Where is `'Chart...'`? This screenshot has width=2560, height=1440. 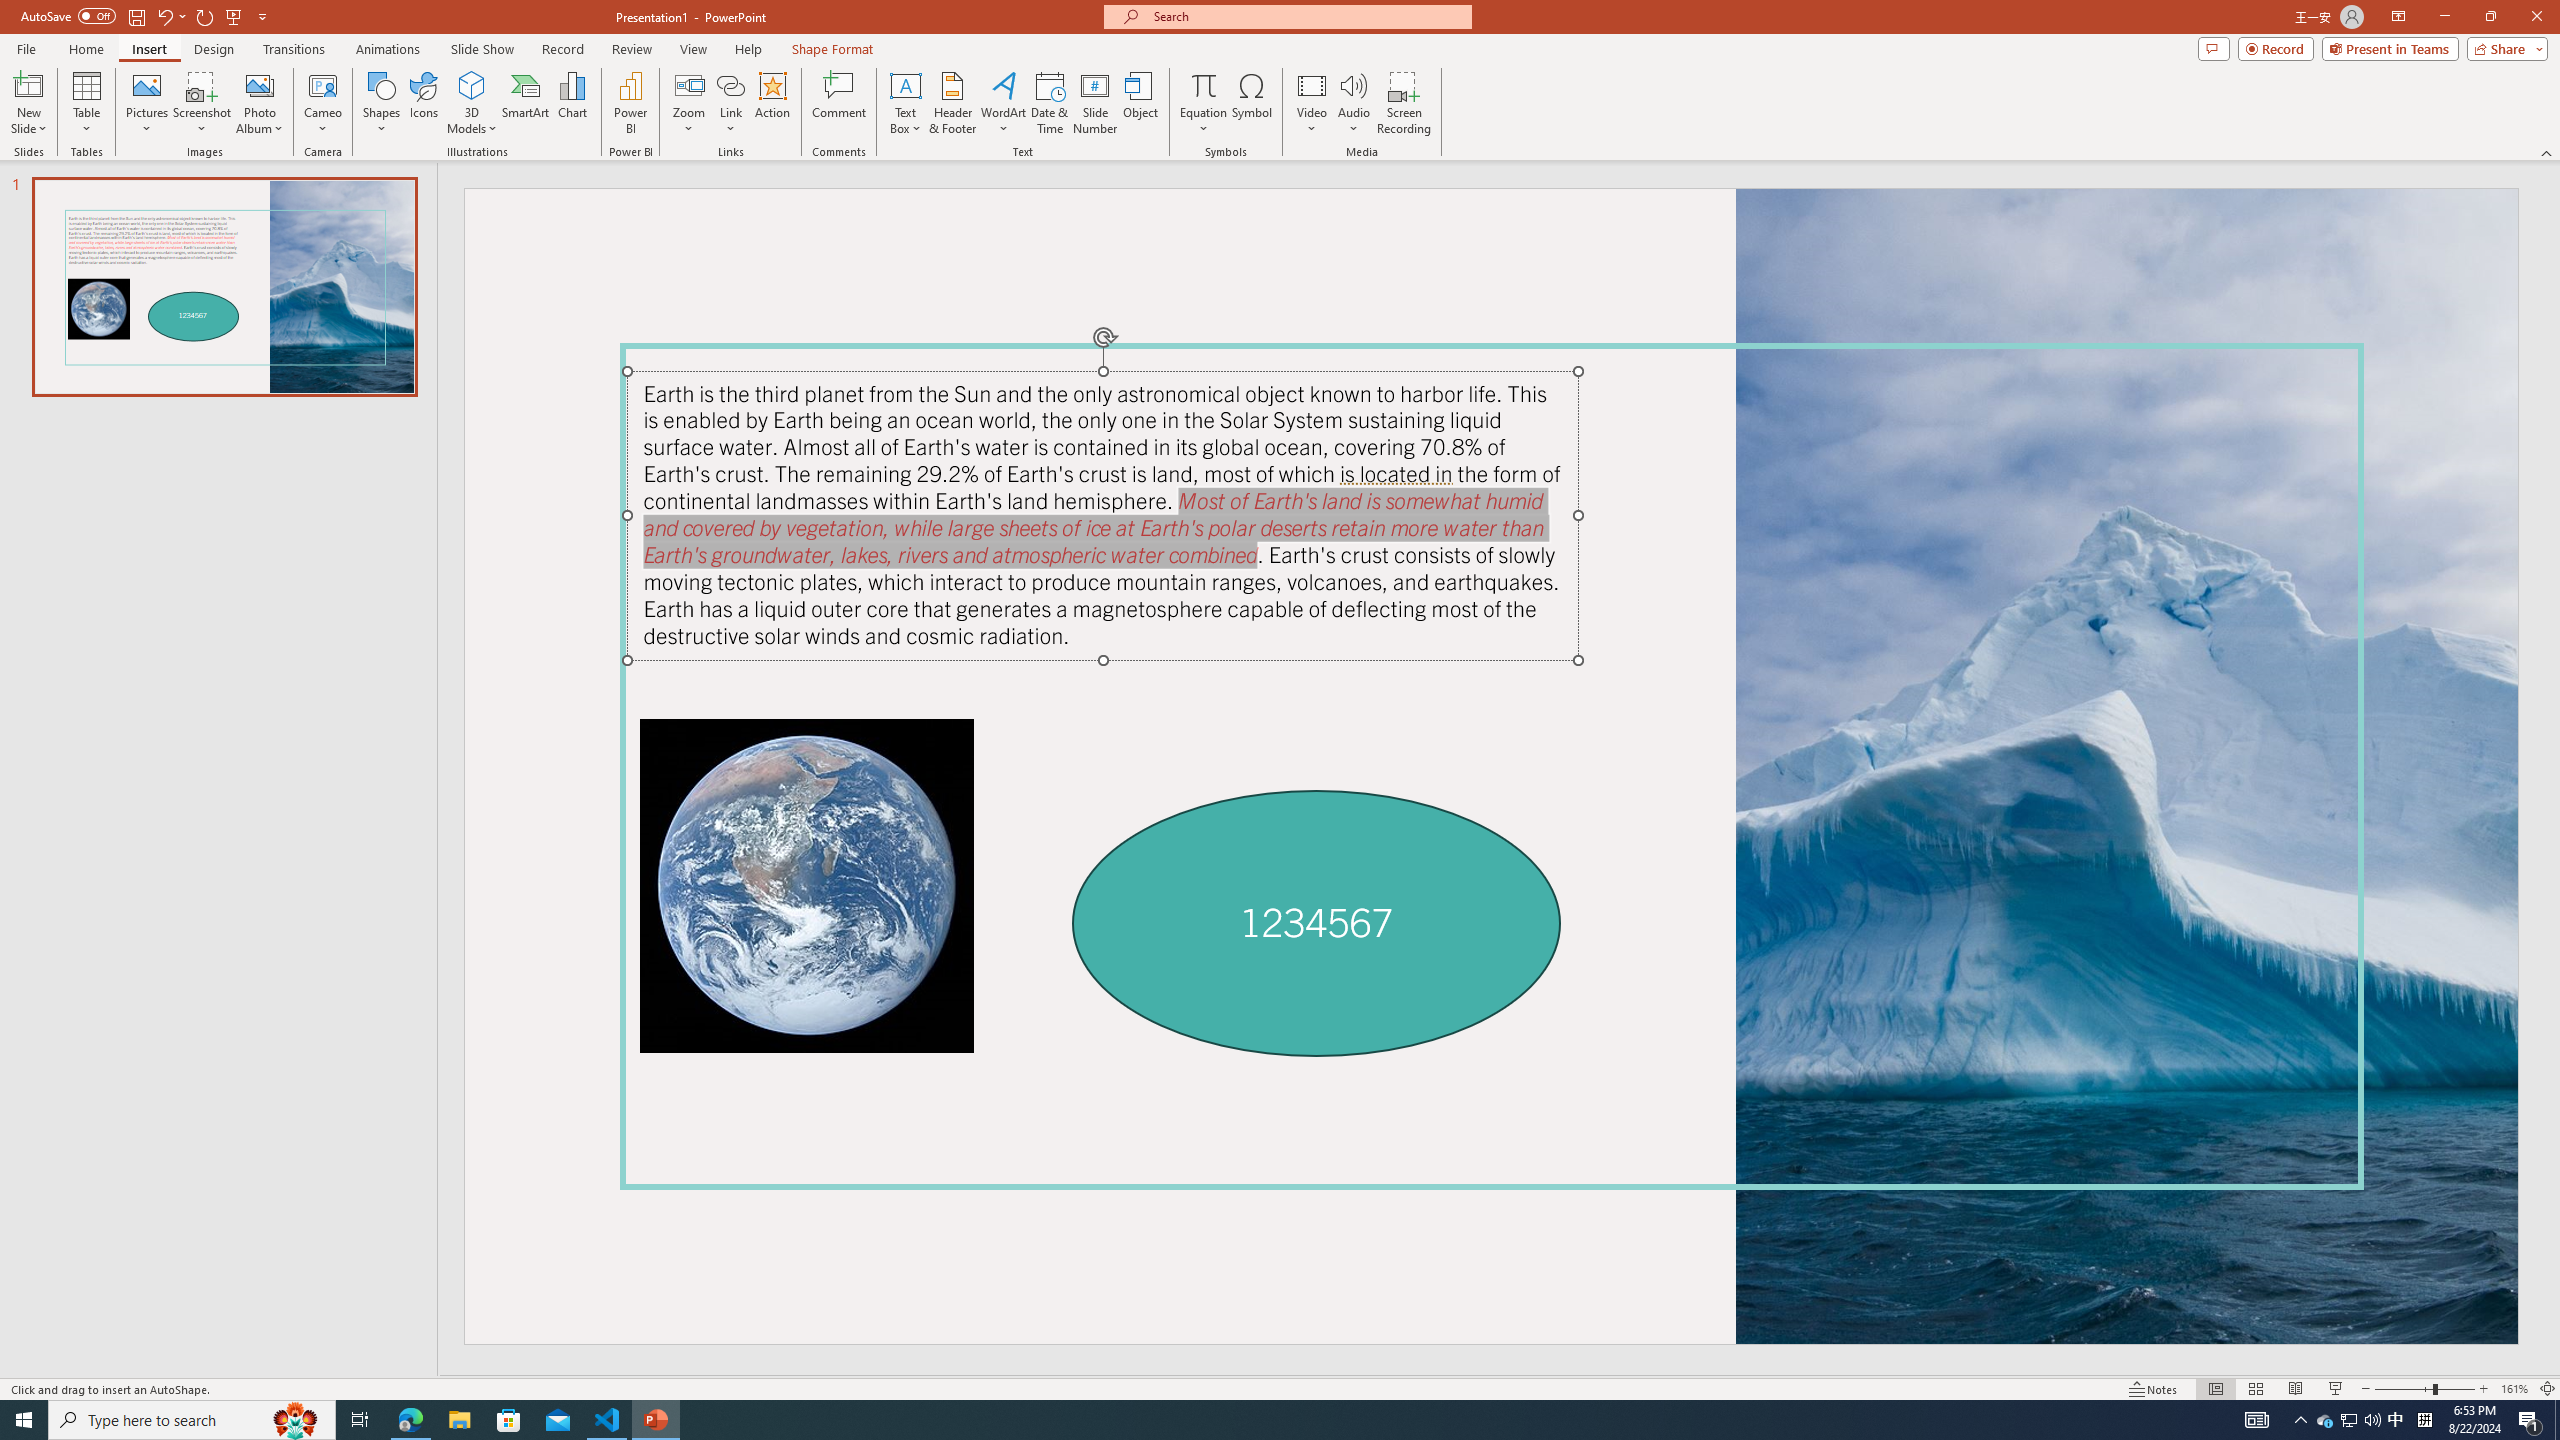 'Chart...' is located at coordinates (572, 103).